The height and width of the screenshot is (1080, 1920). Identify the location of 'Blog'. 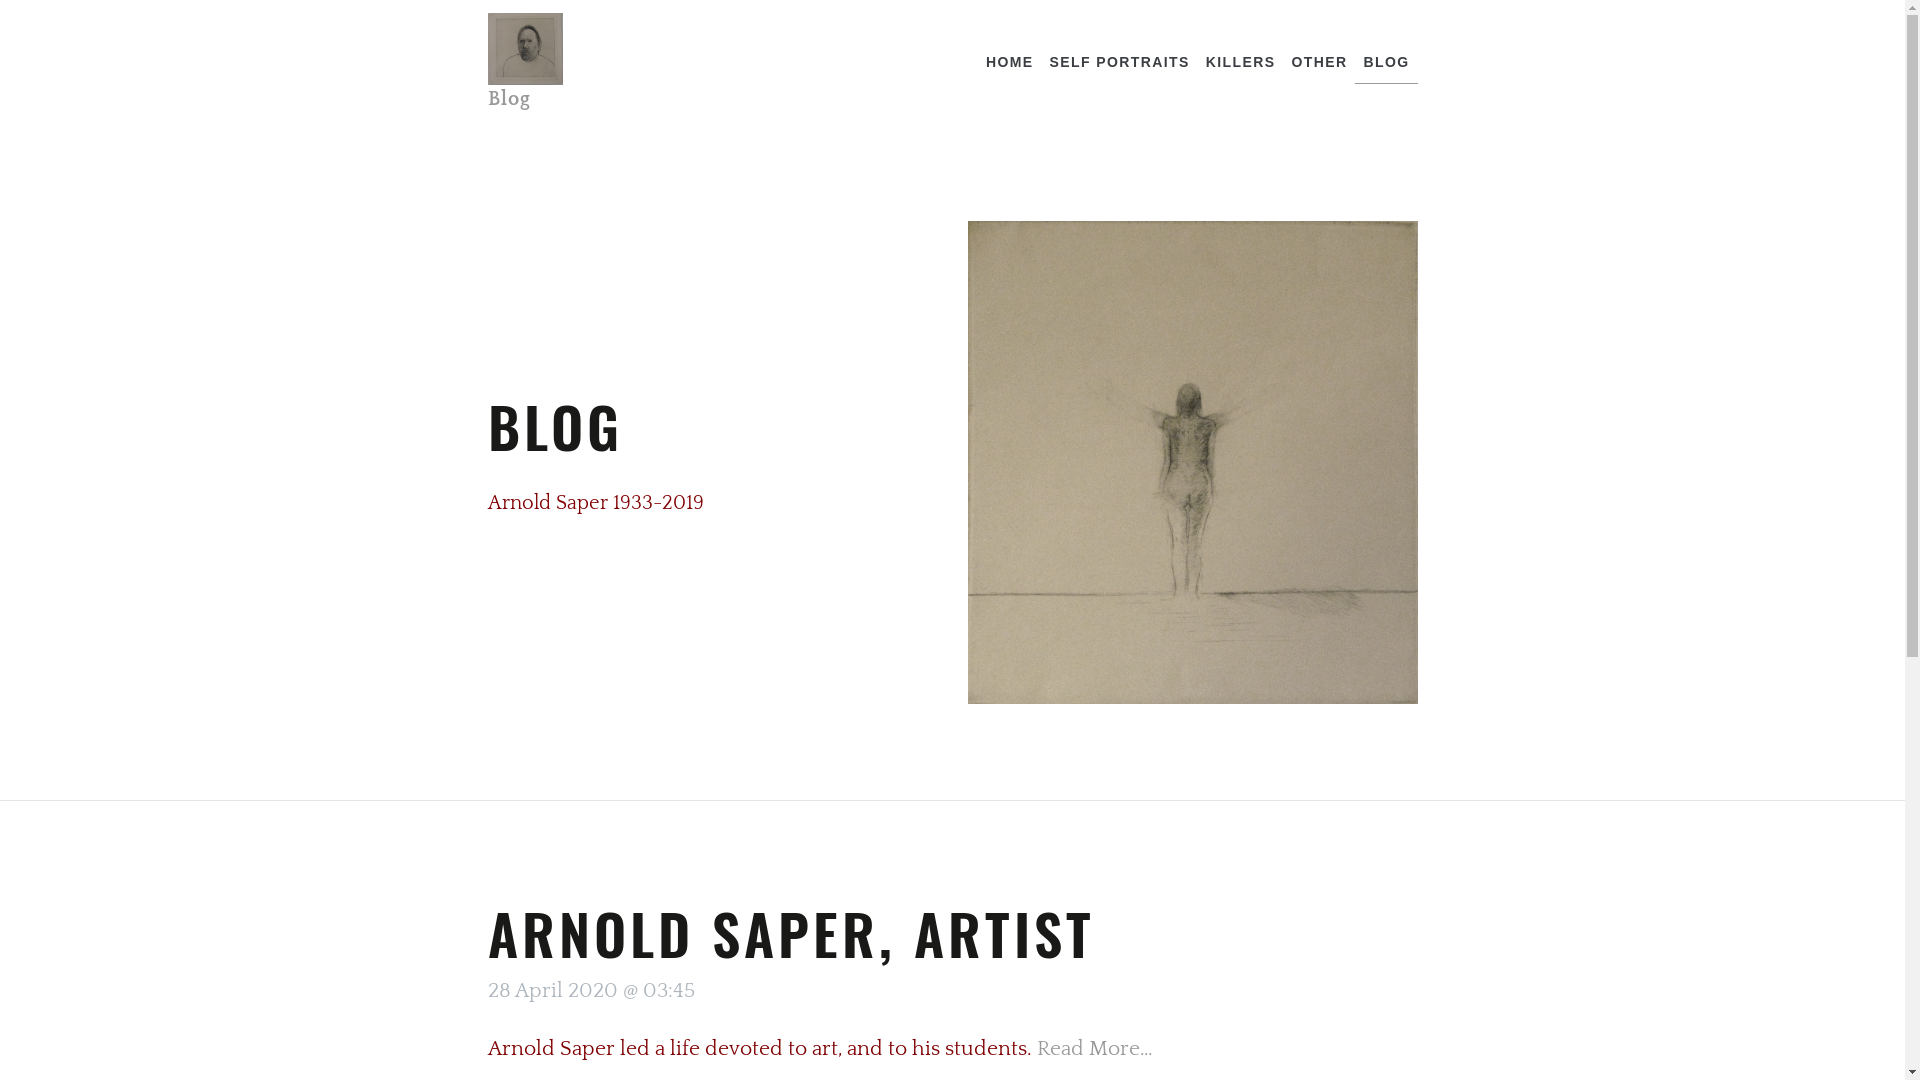
(525, 61).